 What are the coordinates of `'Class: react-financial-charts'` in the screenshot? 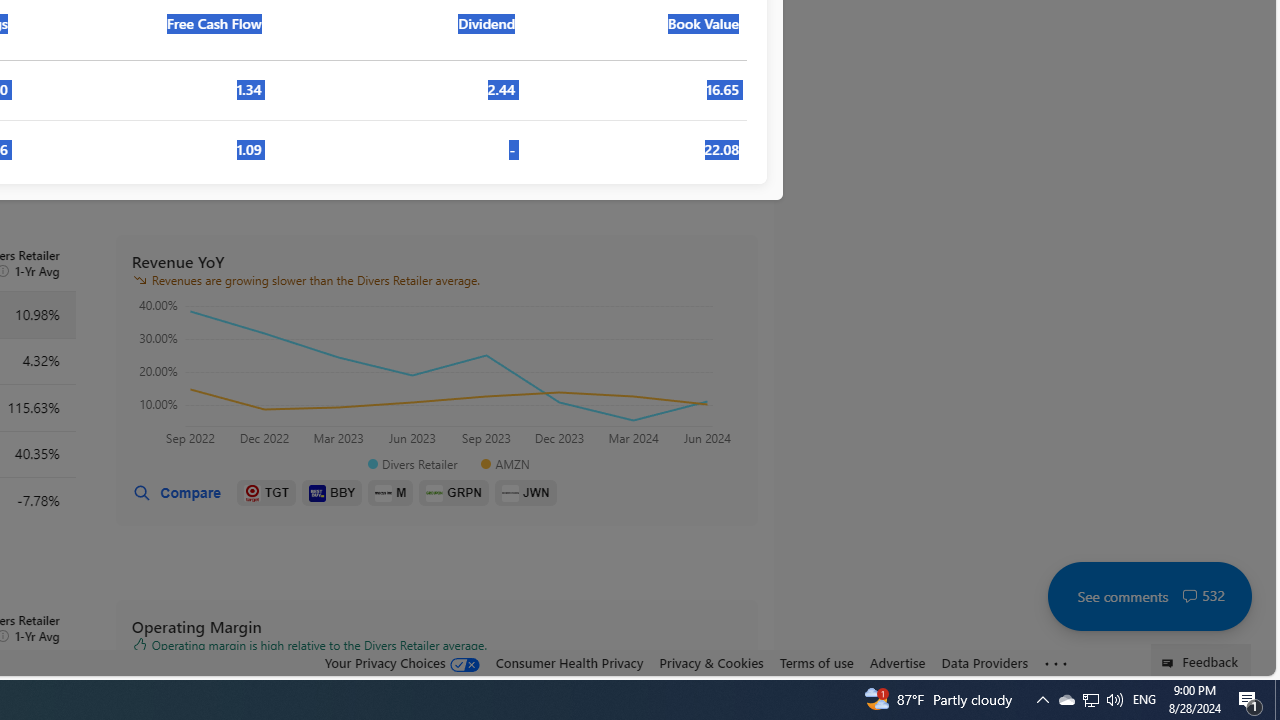 It's located at (435, 375).